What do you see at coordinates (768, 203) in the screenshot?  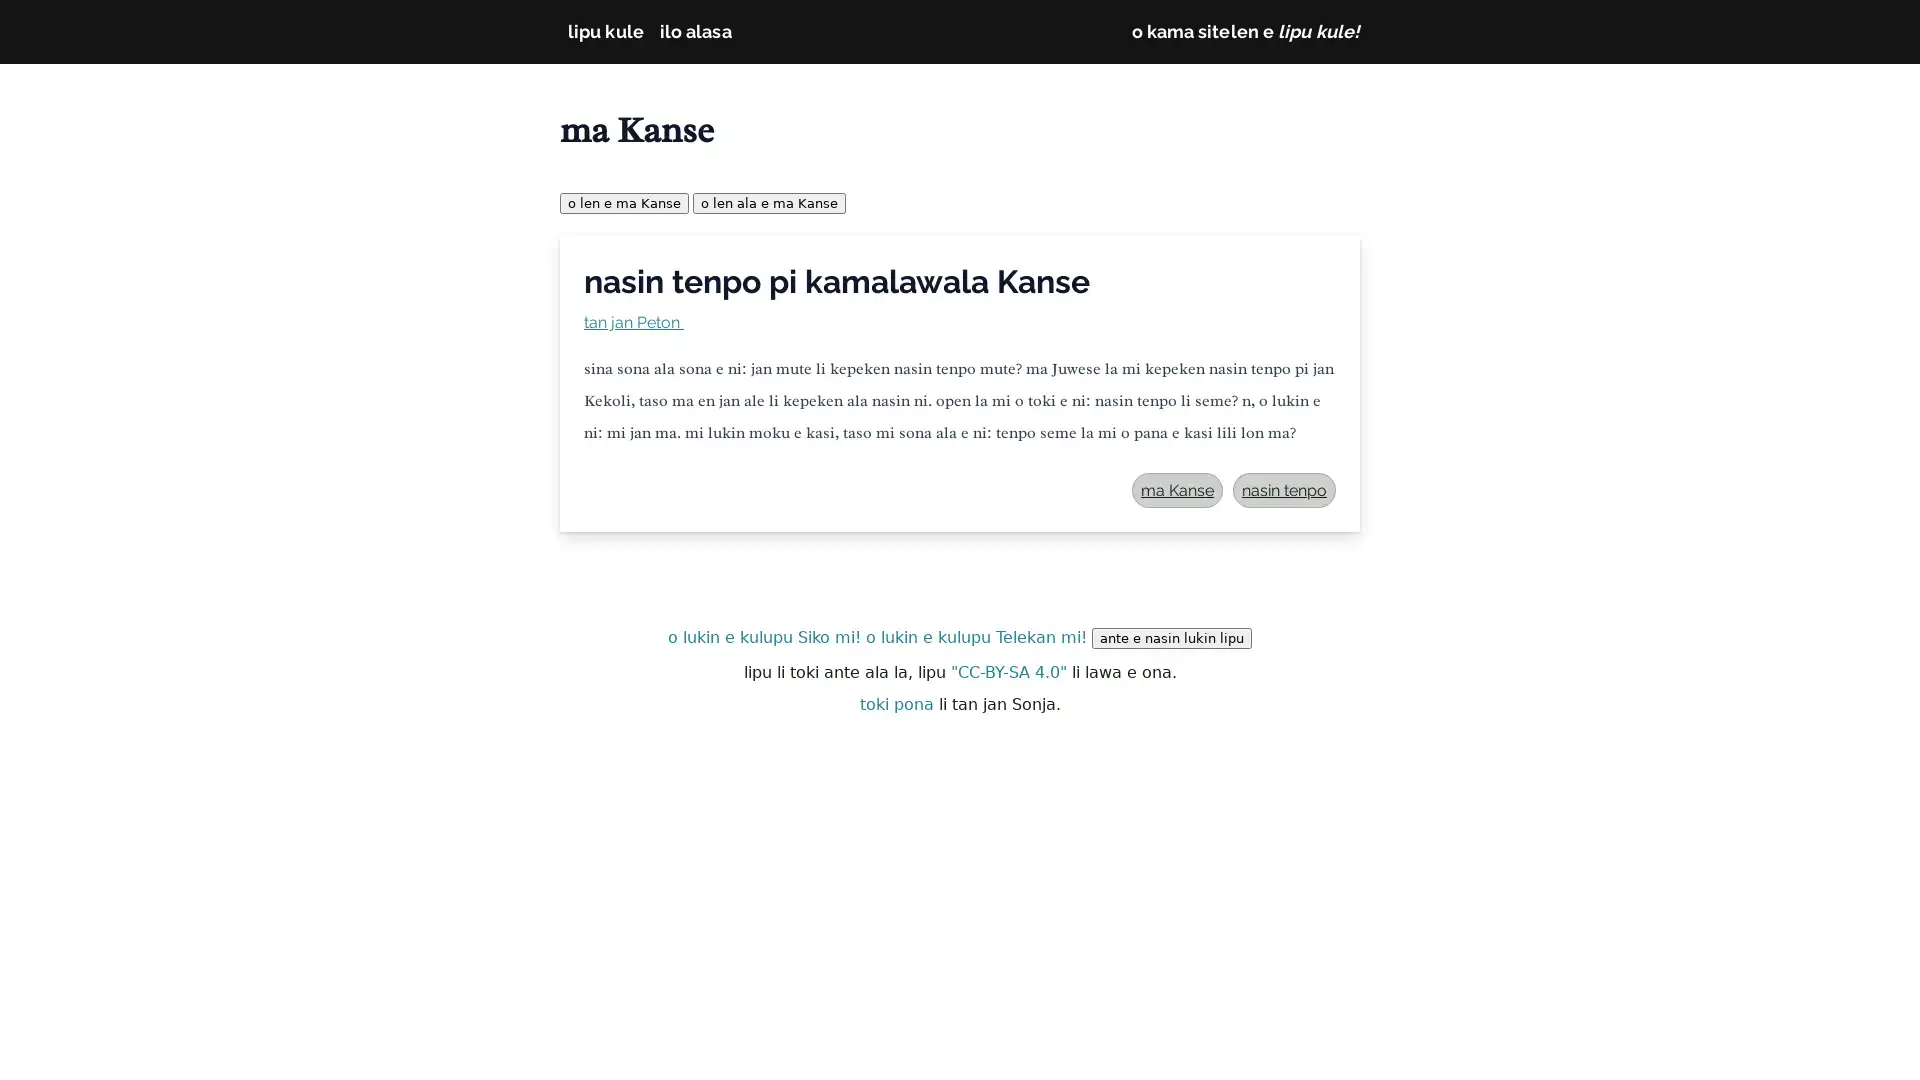 I see `o len ala e ma Kanse` at bounding box center [768, 203].